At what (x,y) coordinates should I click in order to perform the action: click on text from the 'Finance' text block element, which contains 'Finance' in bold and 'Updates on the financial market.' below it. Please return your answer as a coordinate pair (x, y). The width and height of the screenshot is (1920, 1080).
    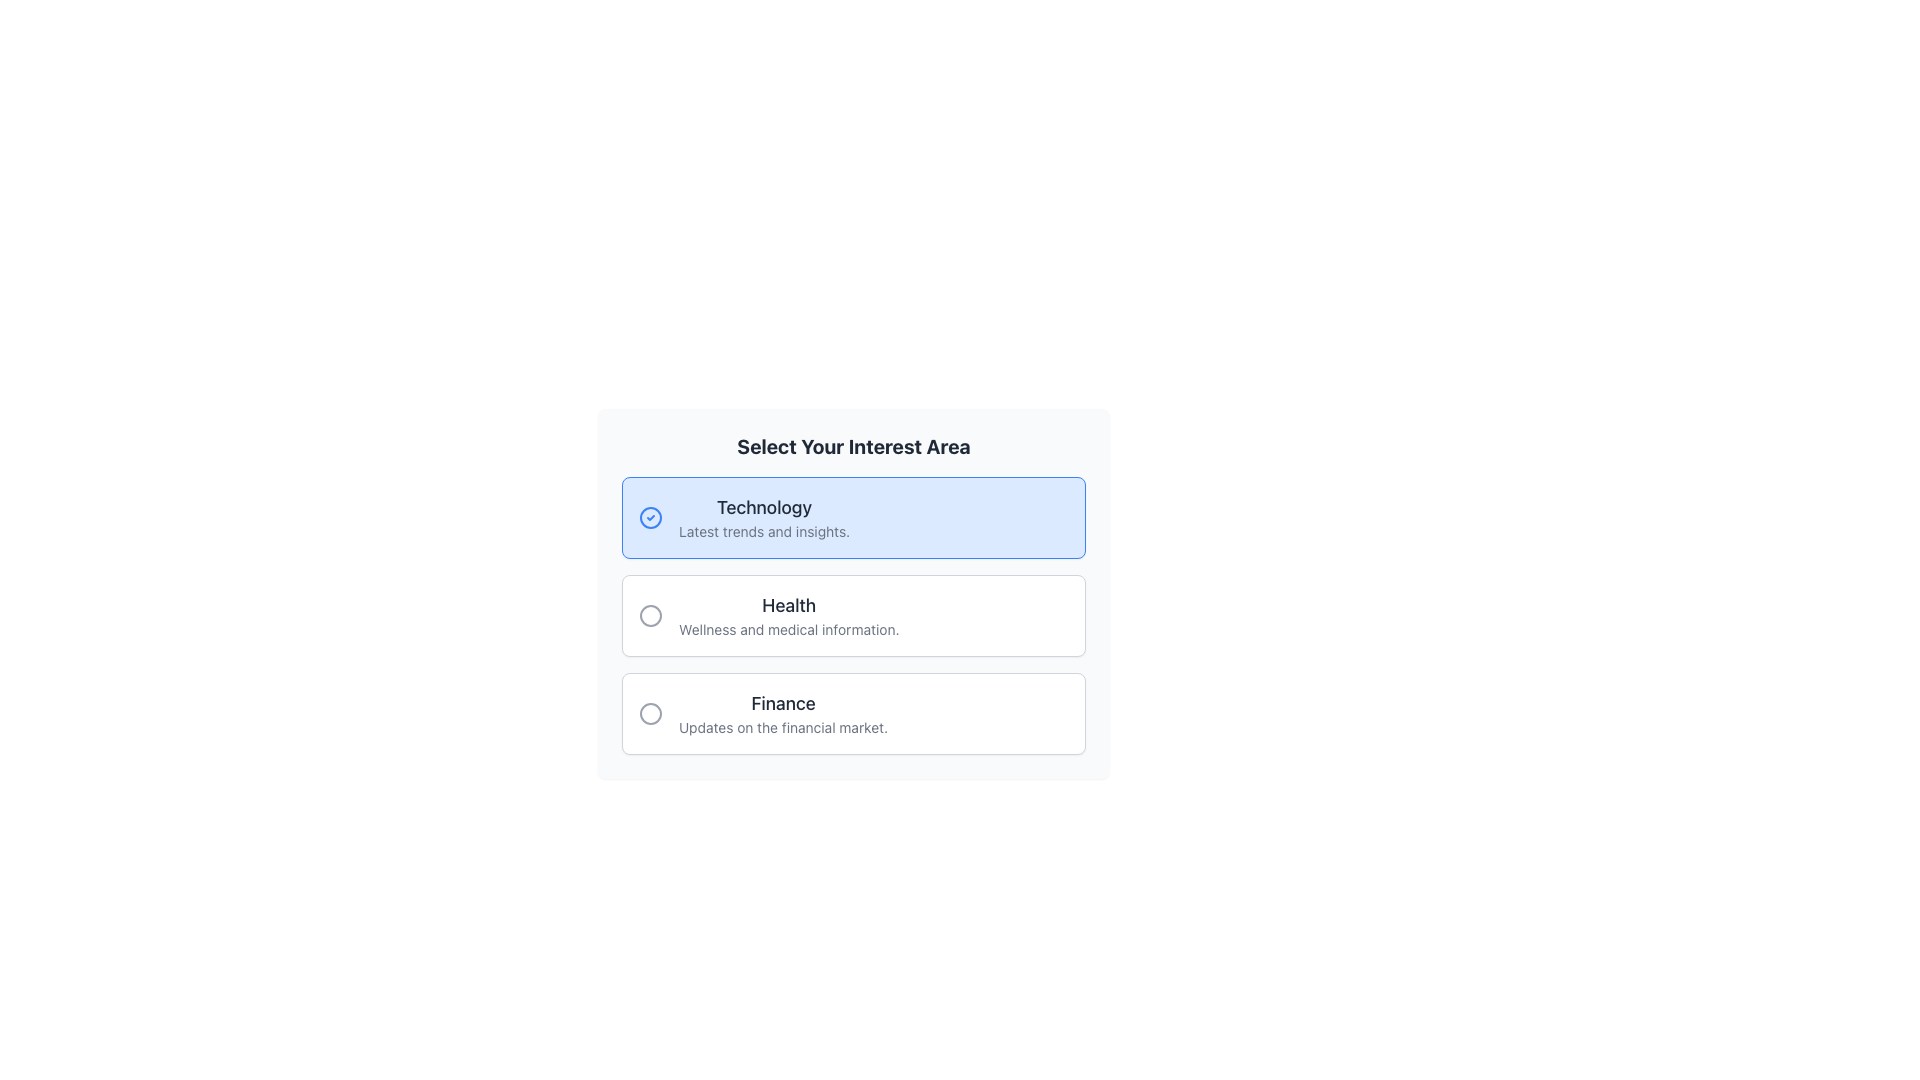
    Looking at the image, I should click on (782, 712).